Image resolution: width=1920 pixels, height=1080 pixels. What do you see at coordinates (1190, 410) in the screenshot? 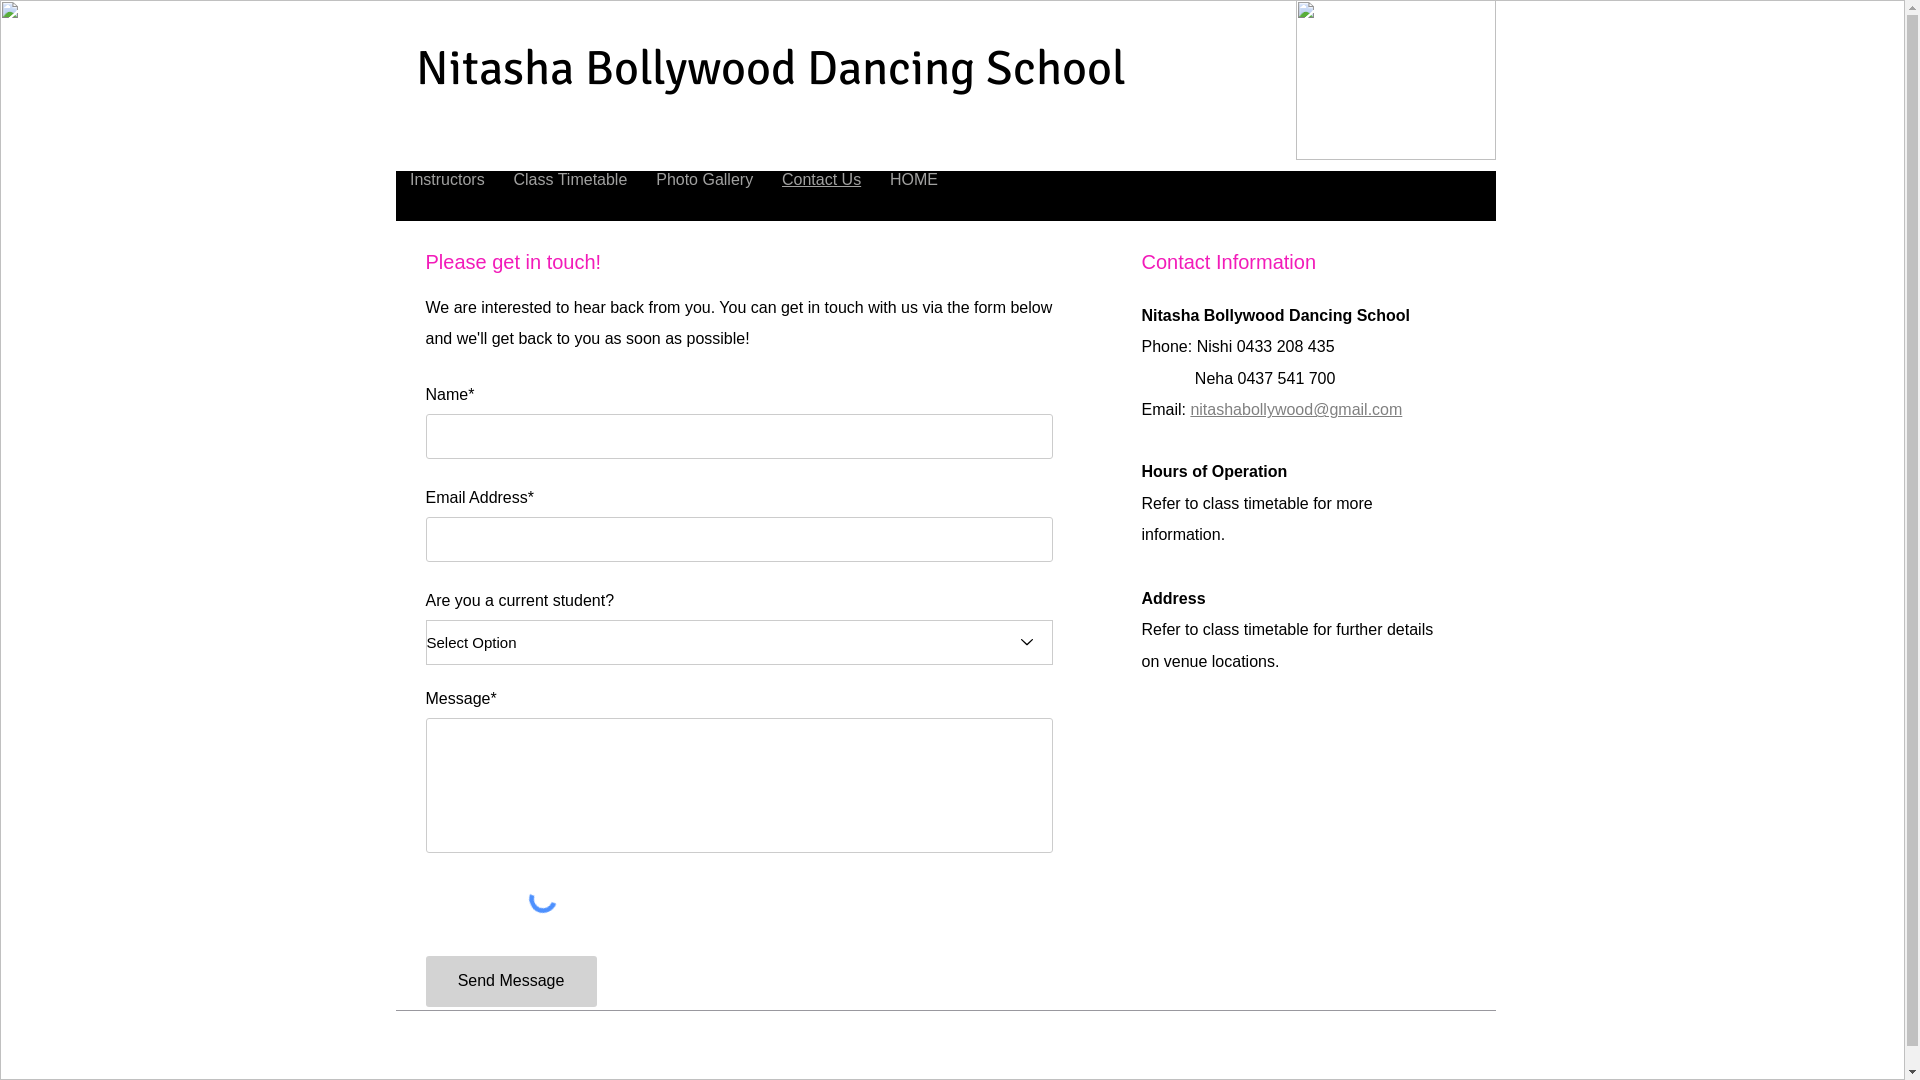
I see `'nitashabollywood@gmail.com'` at bounding box center [1190, 410].